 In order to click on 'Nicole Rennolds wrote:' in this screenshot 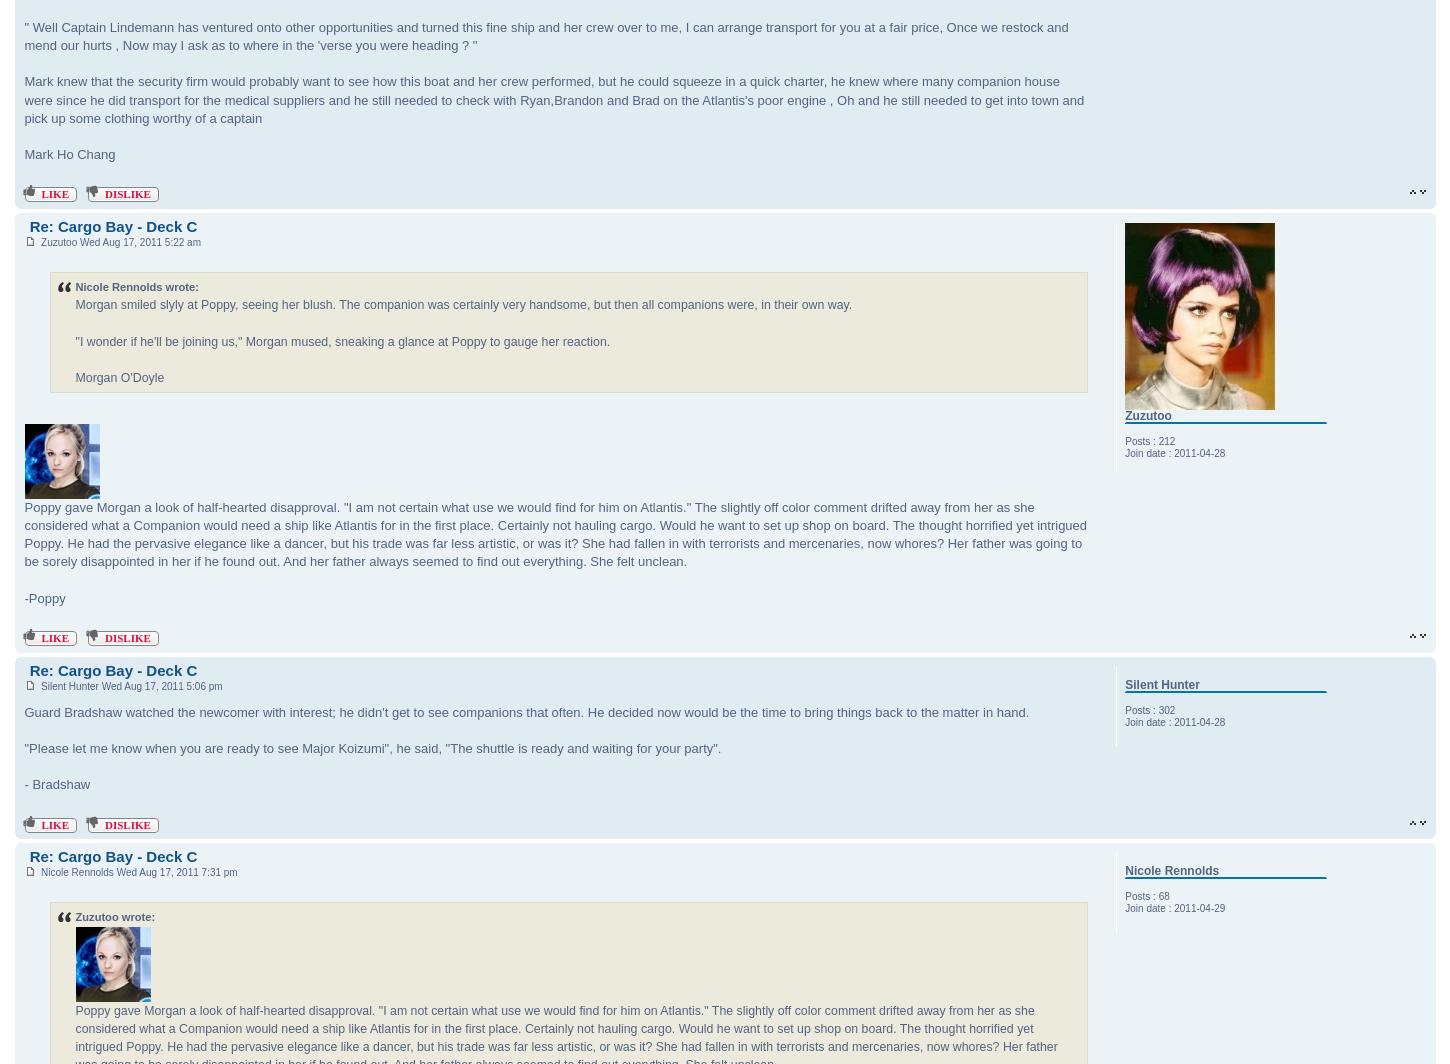, I will do `click(135, 286)`.